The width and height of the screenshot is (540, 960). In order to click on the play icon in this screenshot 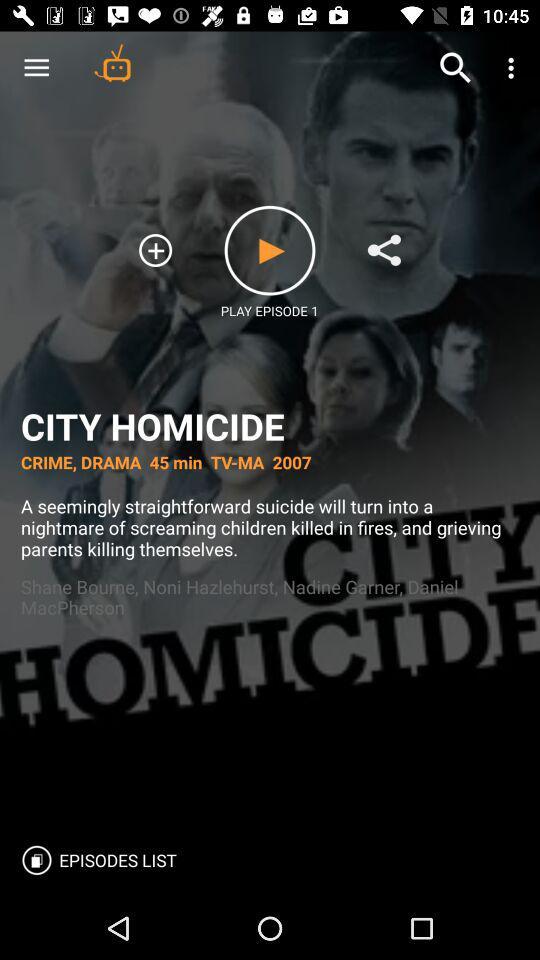, I will do `click(270, 249)`.